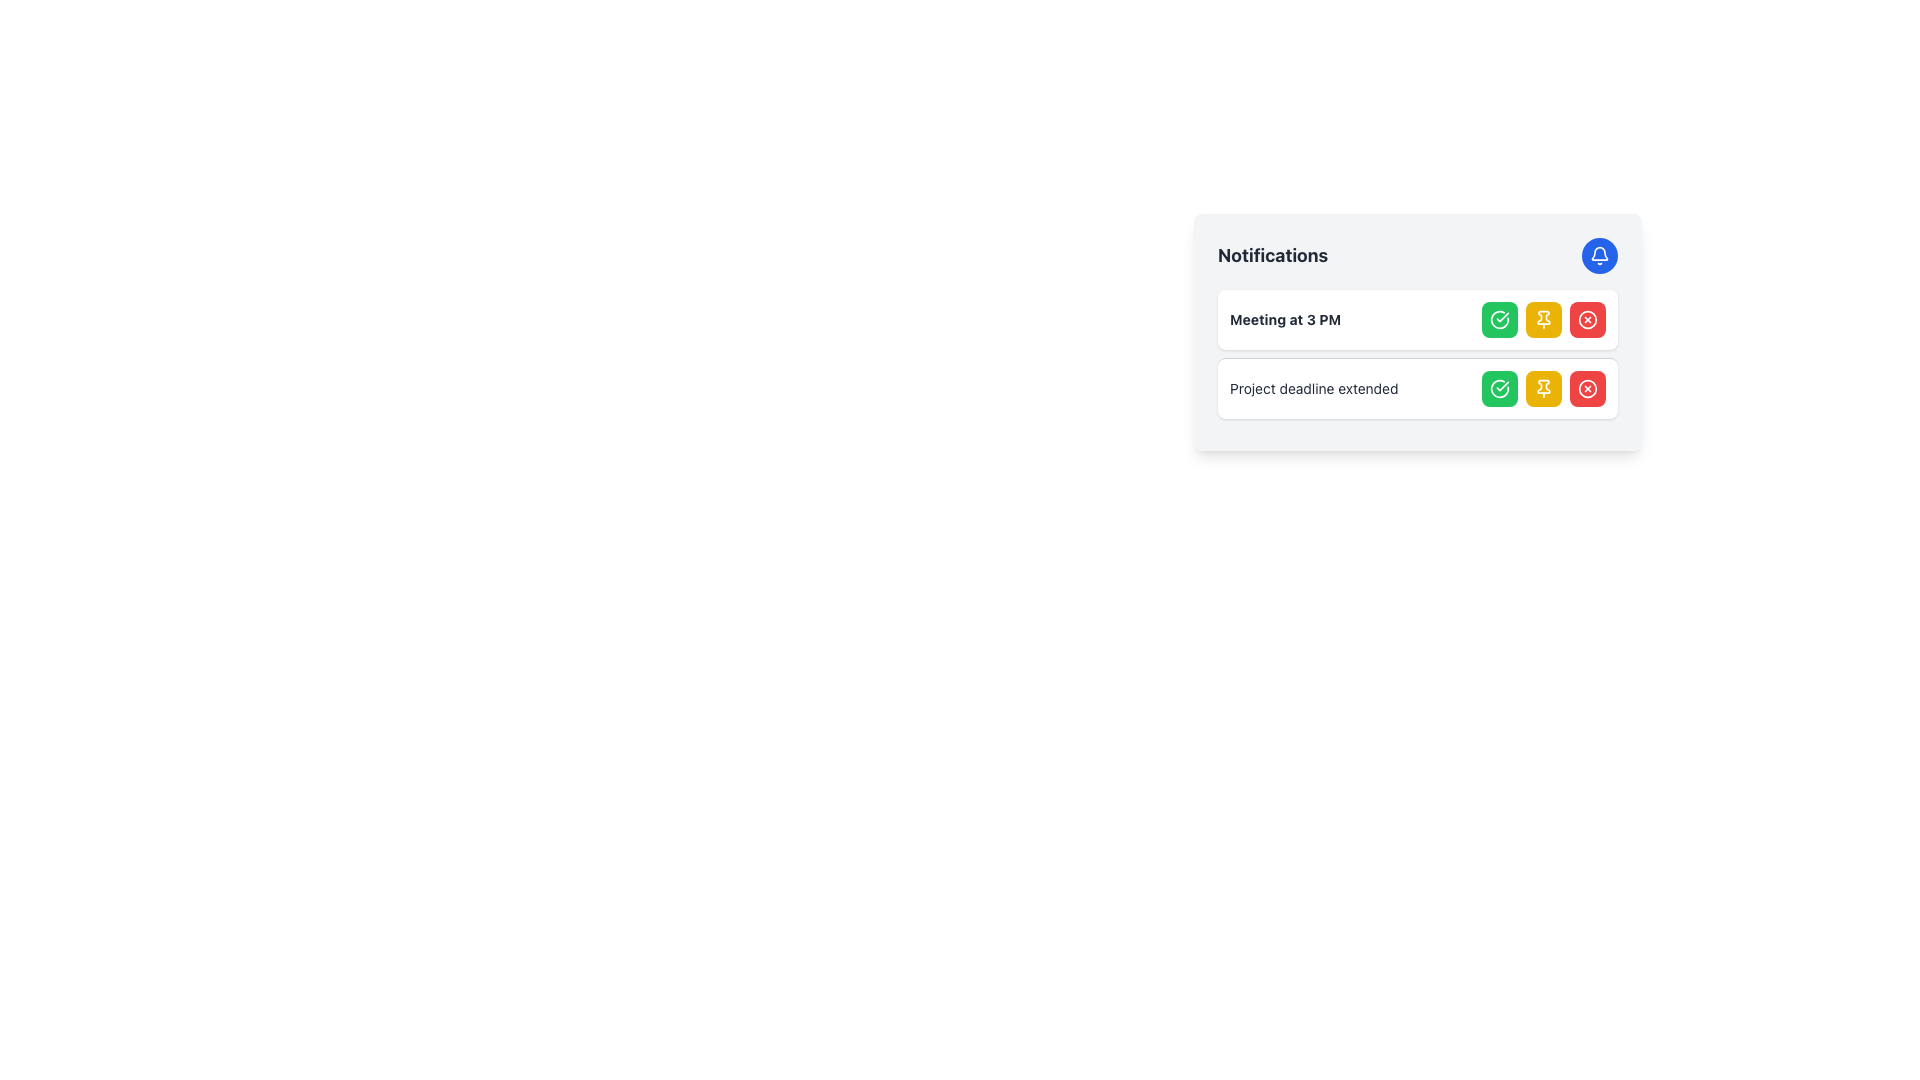 Image resolution: width=1920 pixels, height=1080 pixels. Describe the element at coordinates (1587, 319) in the screenshot. I see `the red circular button with a white 'X' shape located in the notification section, adjacent to the text 'Project deadline extended'` at that location.